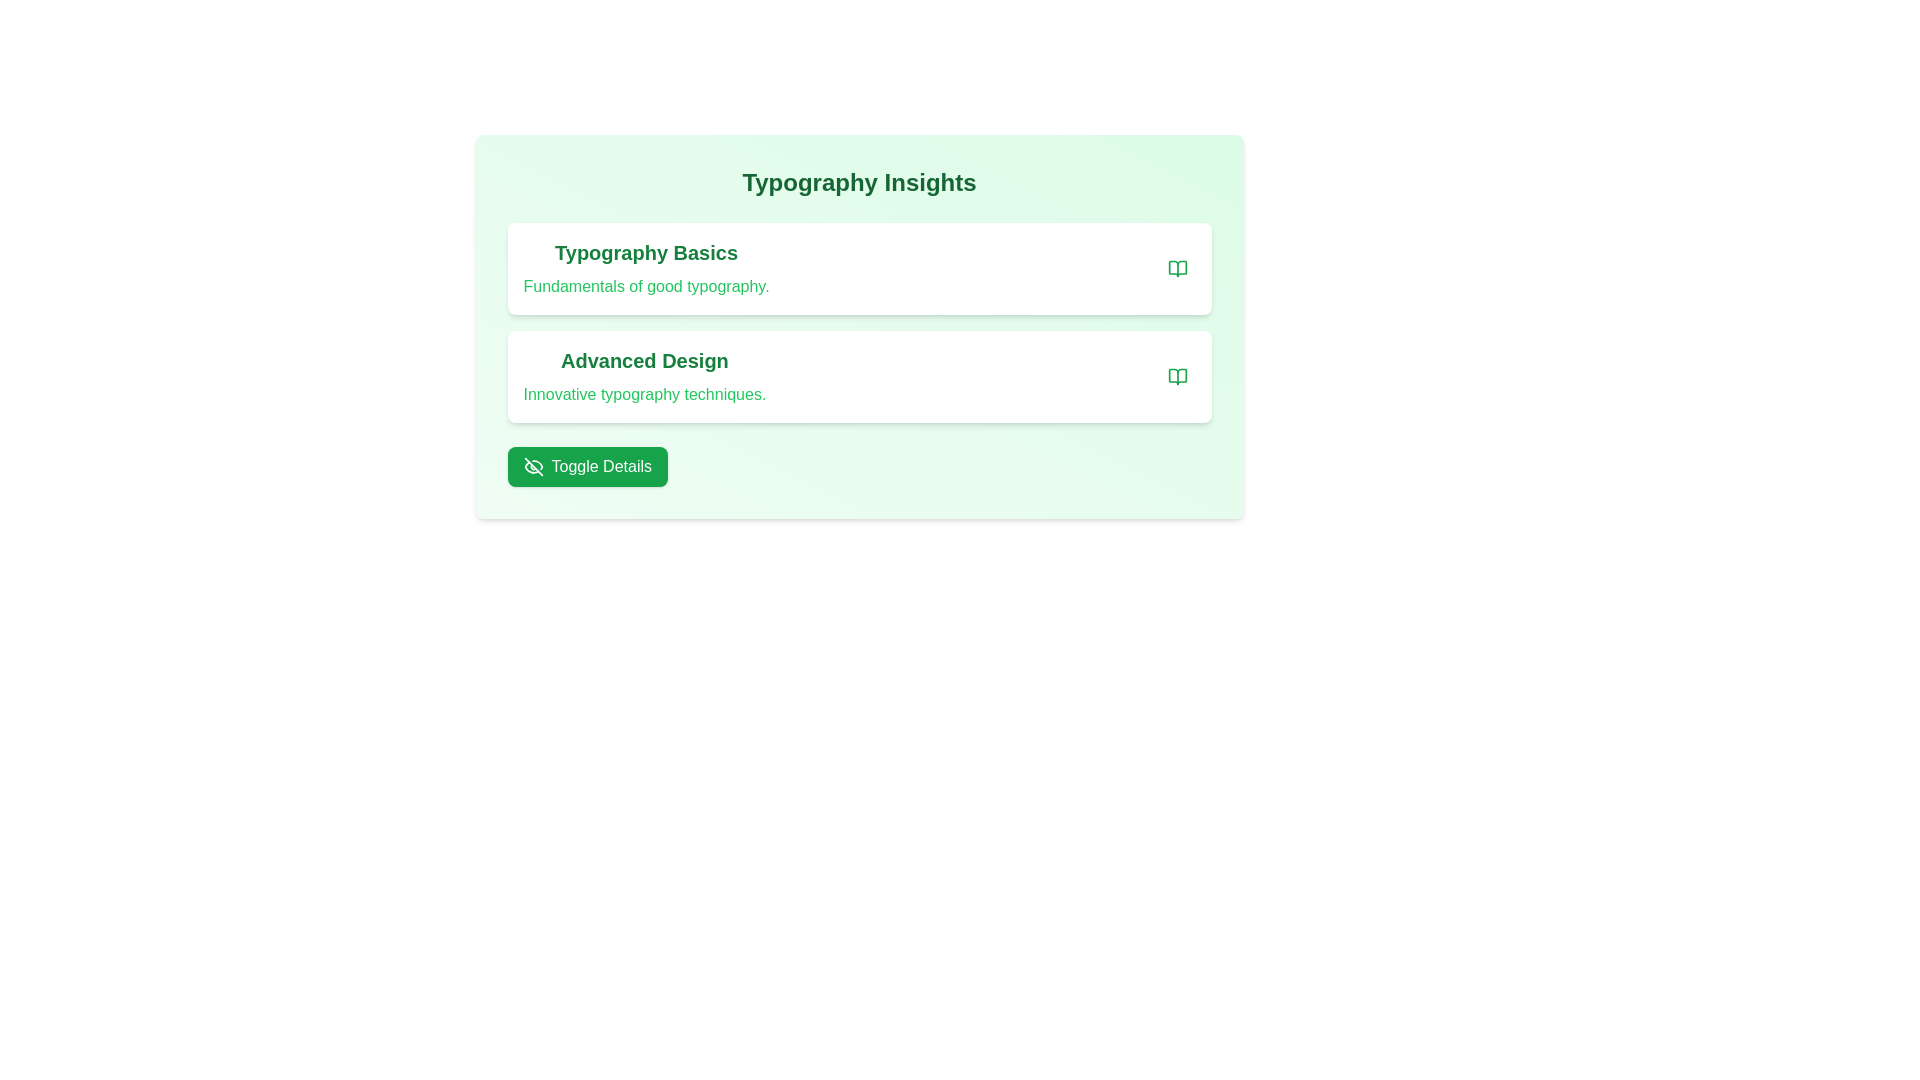  I want to click on the second informational content block that describes an advanced concept in typography, located beneath the 'Typography Basics' block, so click(859, 377).